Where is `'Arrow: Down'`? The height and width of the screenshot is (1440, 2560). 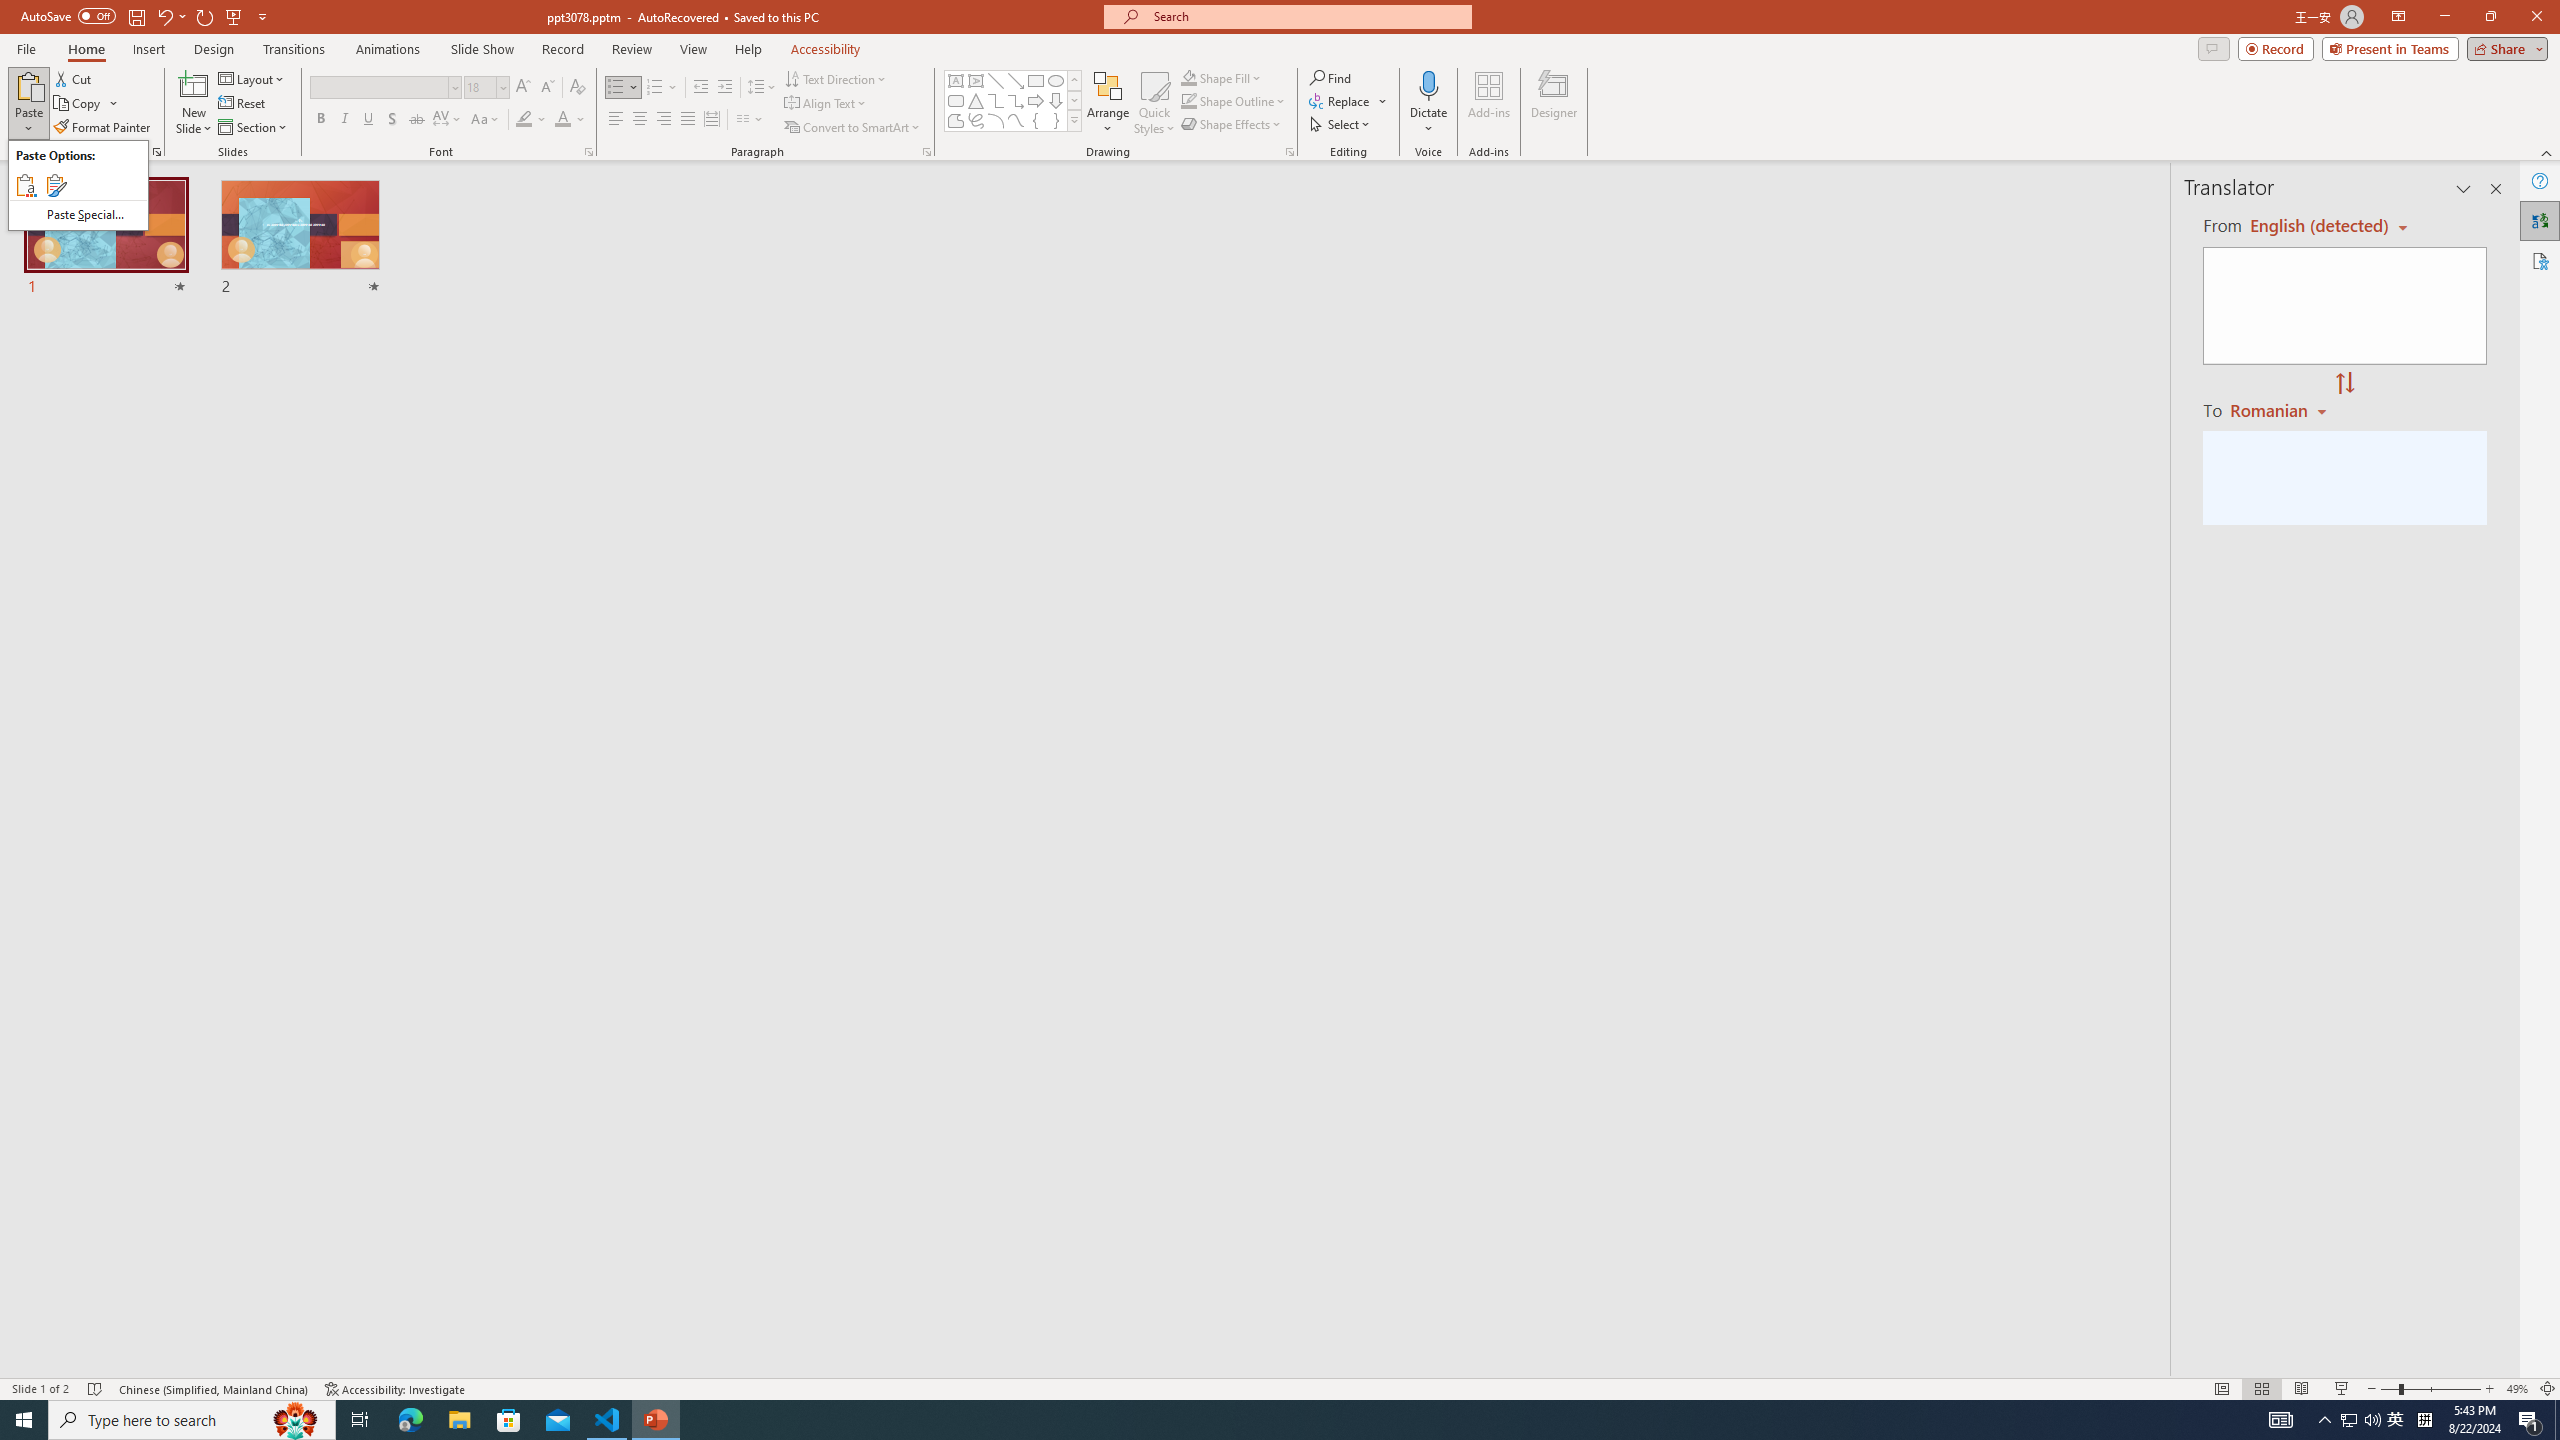
'Arrow: Down' is located at coordinates (1055, 99).